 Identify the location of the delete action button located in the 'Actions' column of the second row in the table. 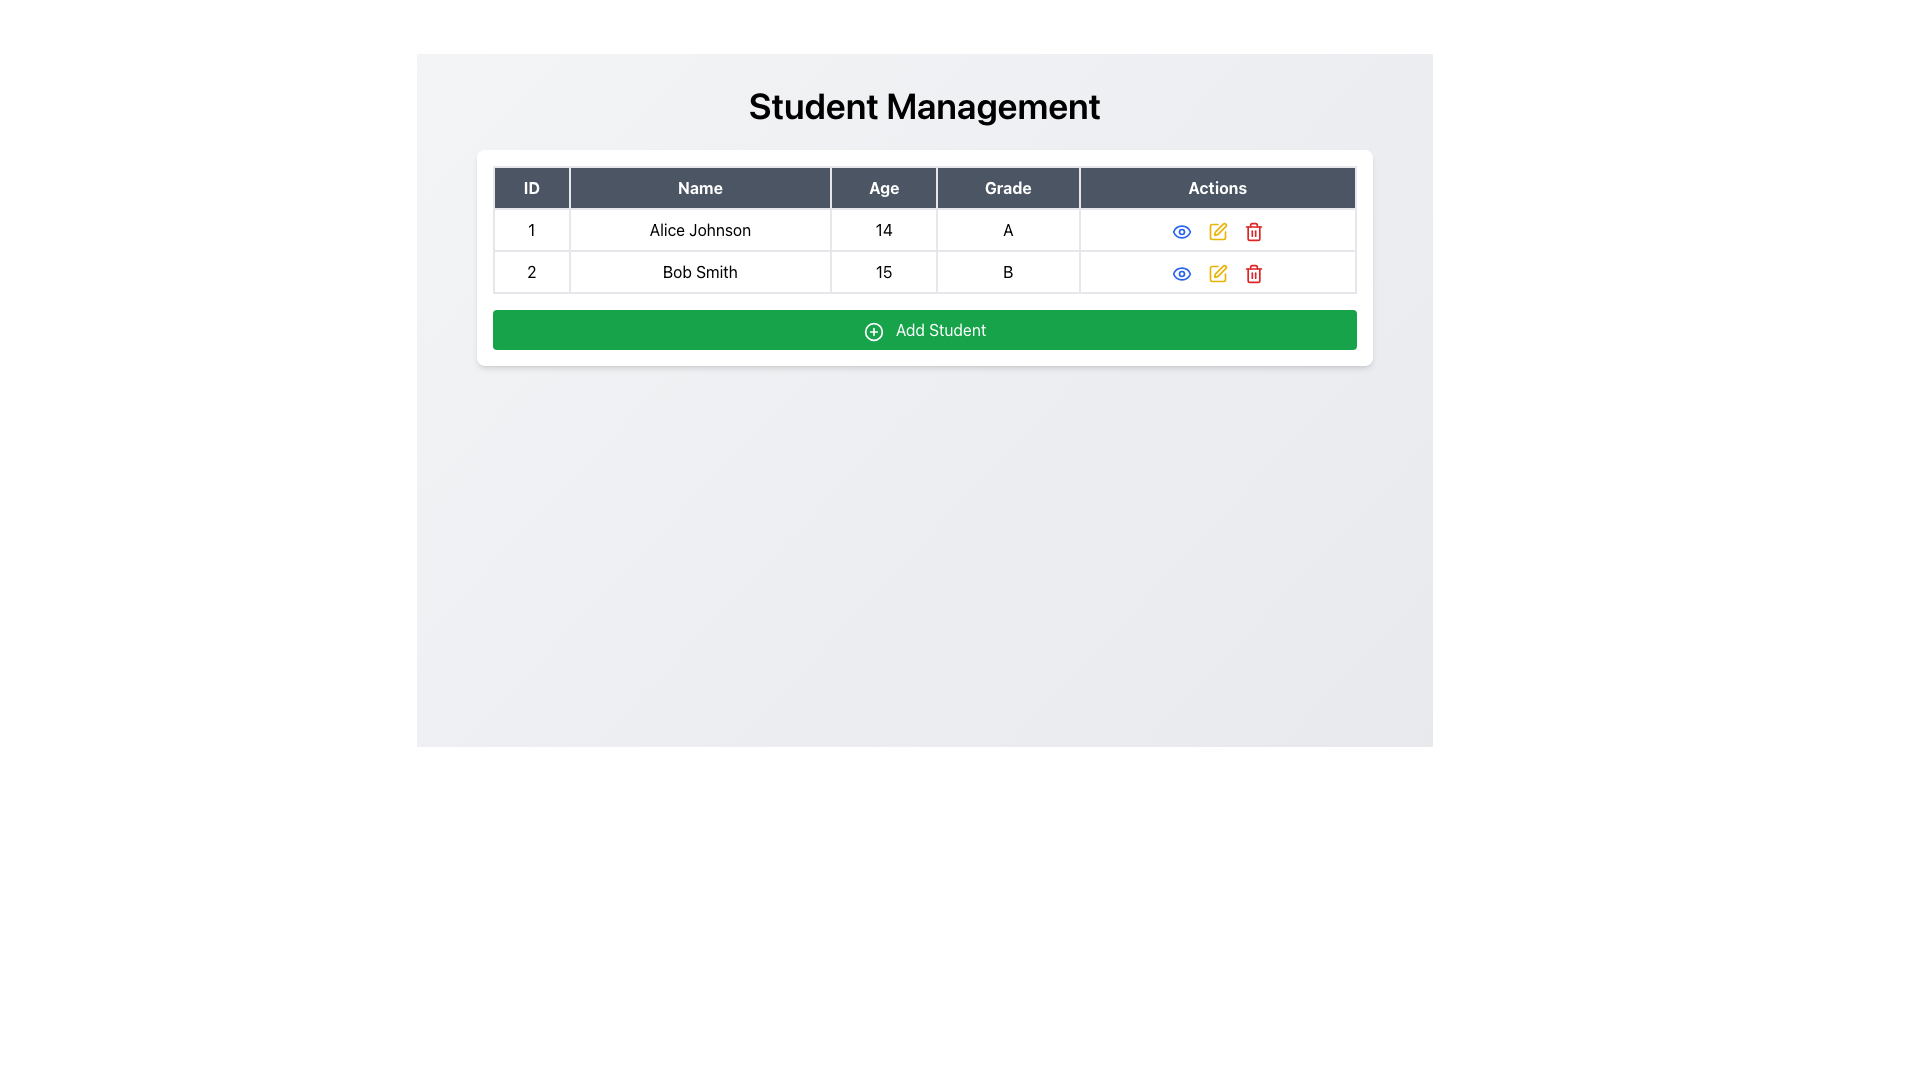
(1252, 272).